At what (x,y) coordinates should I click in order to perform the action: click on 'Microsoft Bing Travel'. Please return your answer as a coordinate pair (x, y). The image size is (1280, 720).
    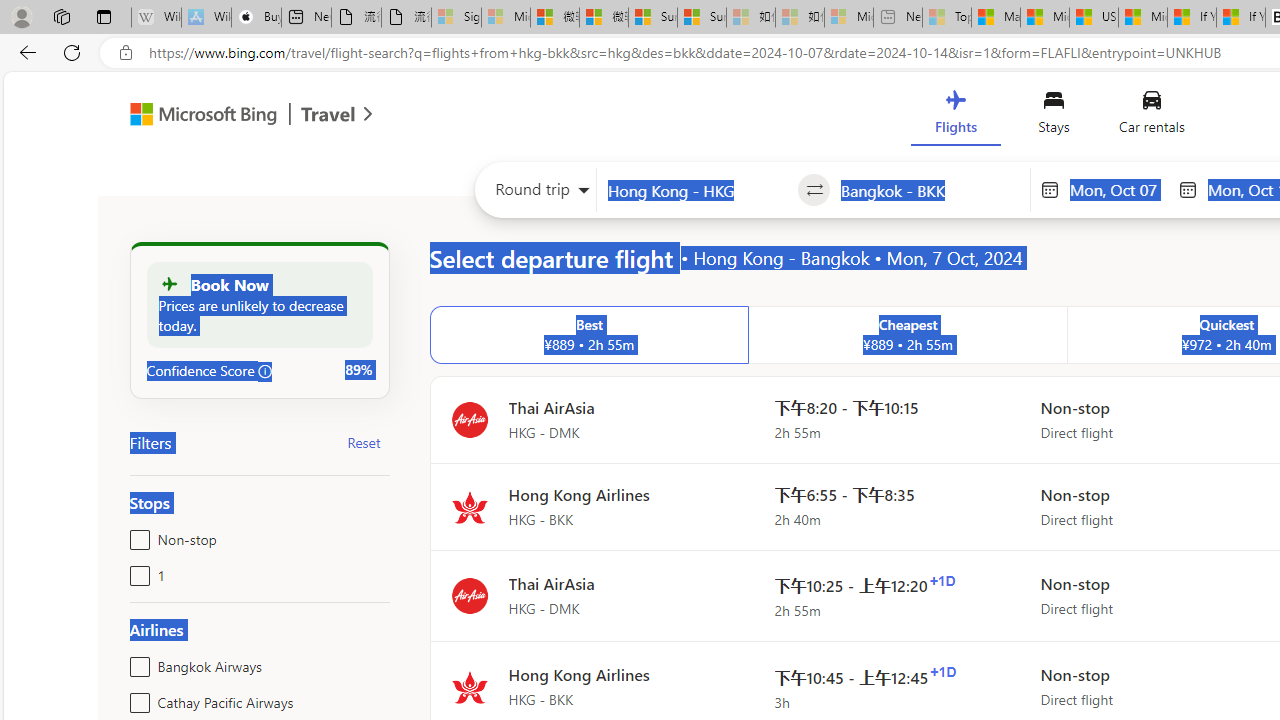
    Looking at the image, I should click on (230, 117).